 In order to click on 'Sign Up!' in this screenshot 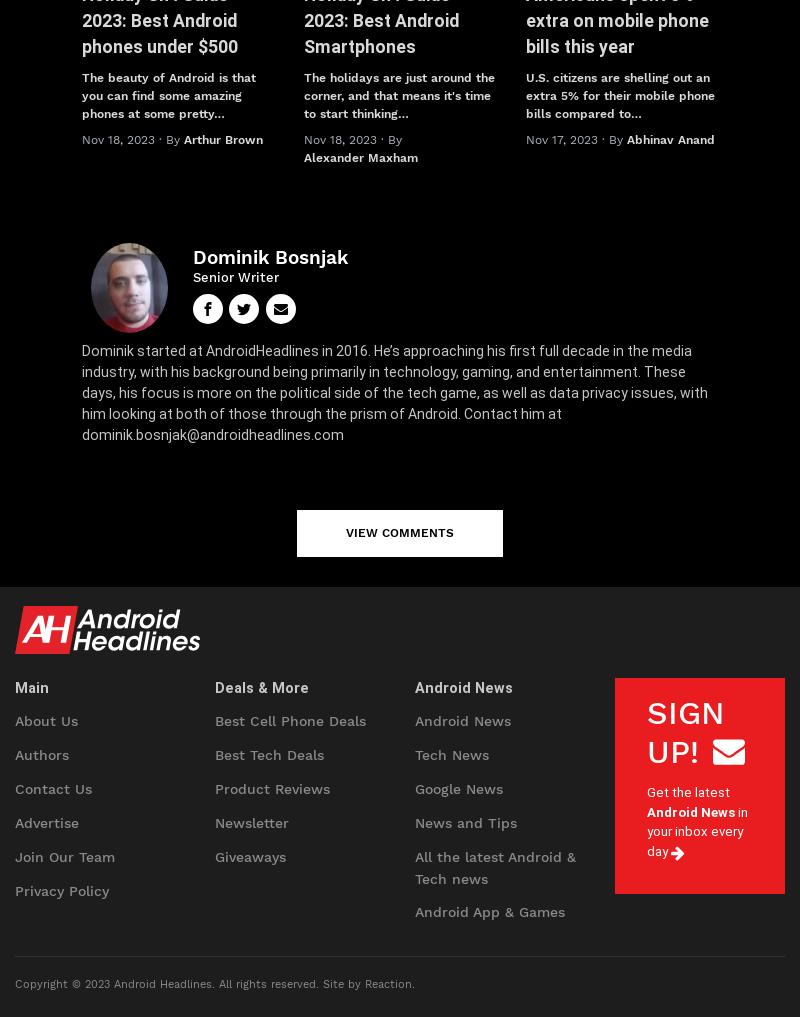, I will do `click(686, 731)`.